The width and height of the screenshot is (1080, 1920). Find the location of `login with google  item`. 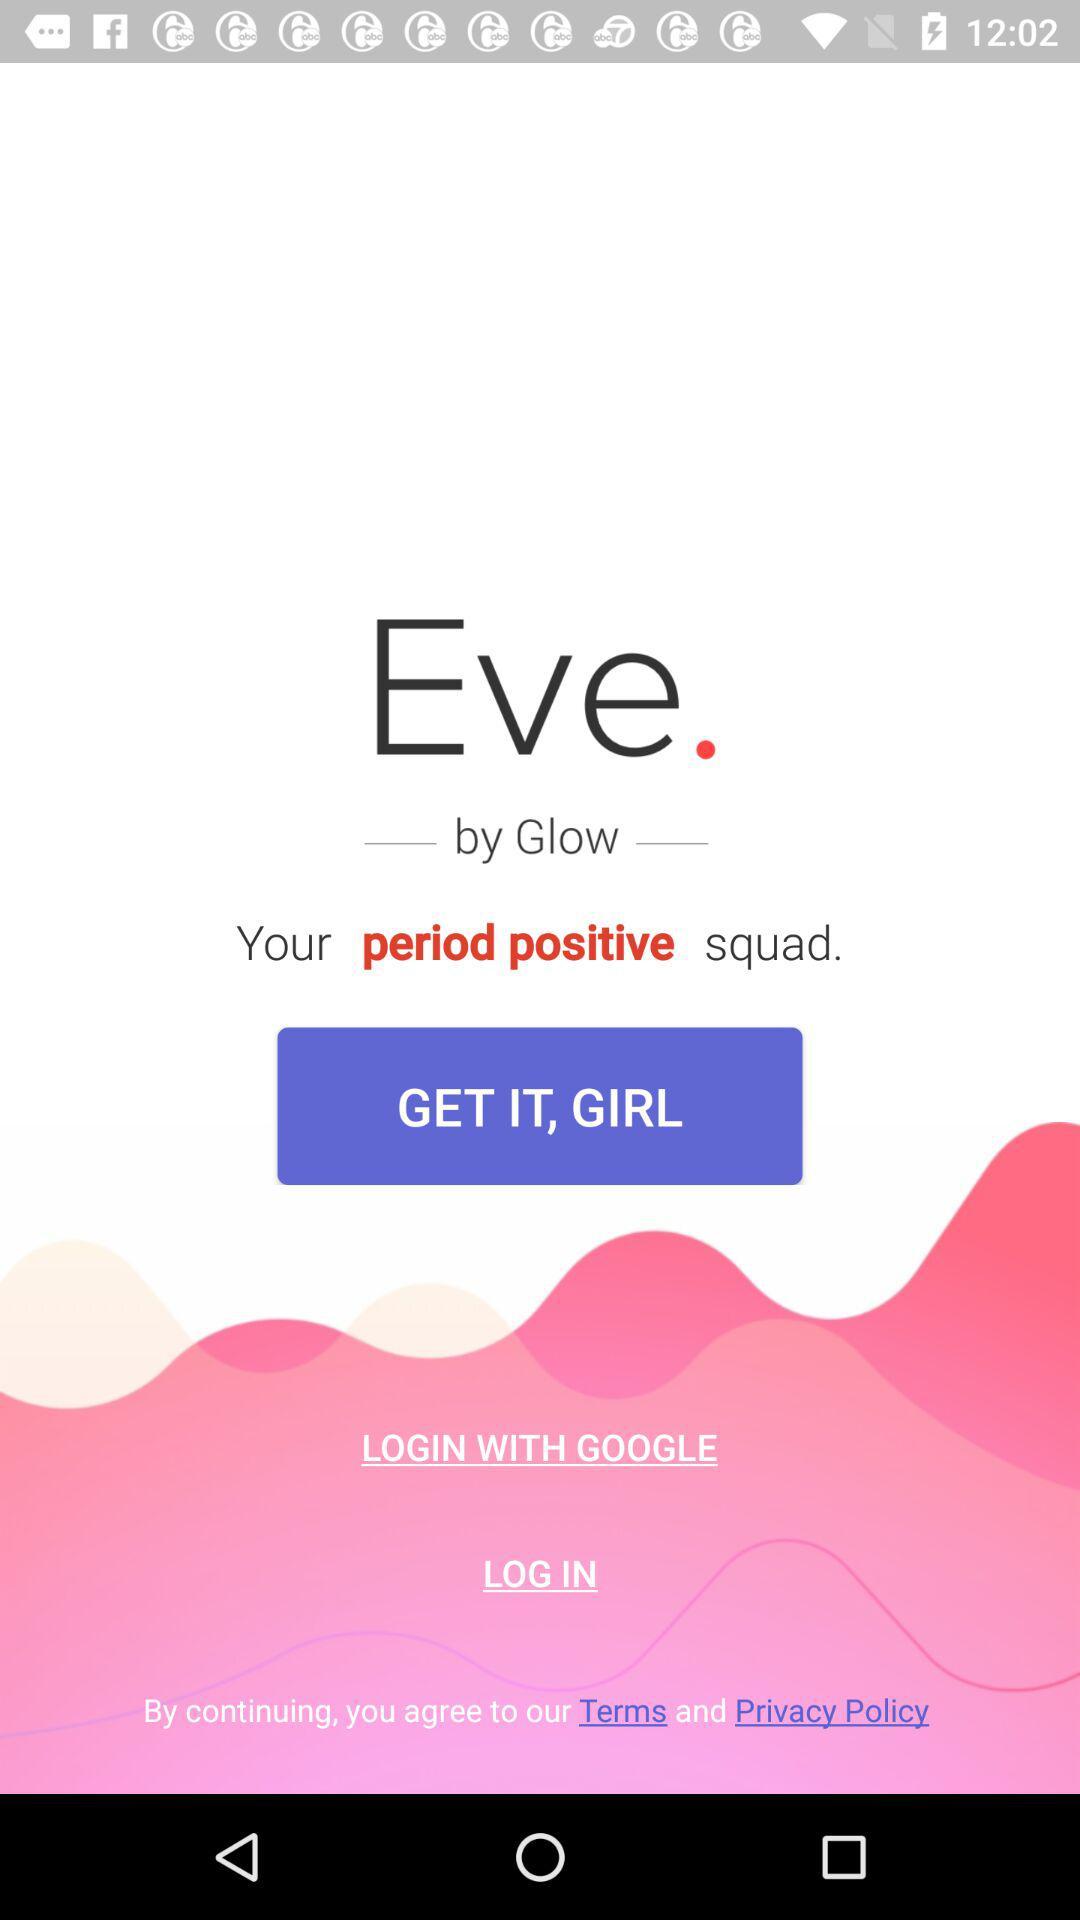

login with google  item is located at coordinates (538, 1446).